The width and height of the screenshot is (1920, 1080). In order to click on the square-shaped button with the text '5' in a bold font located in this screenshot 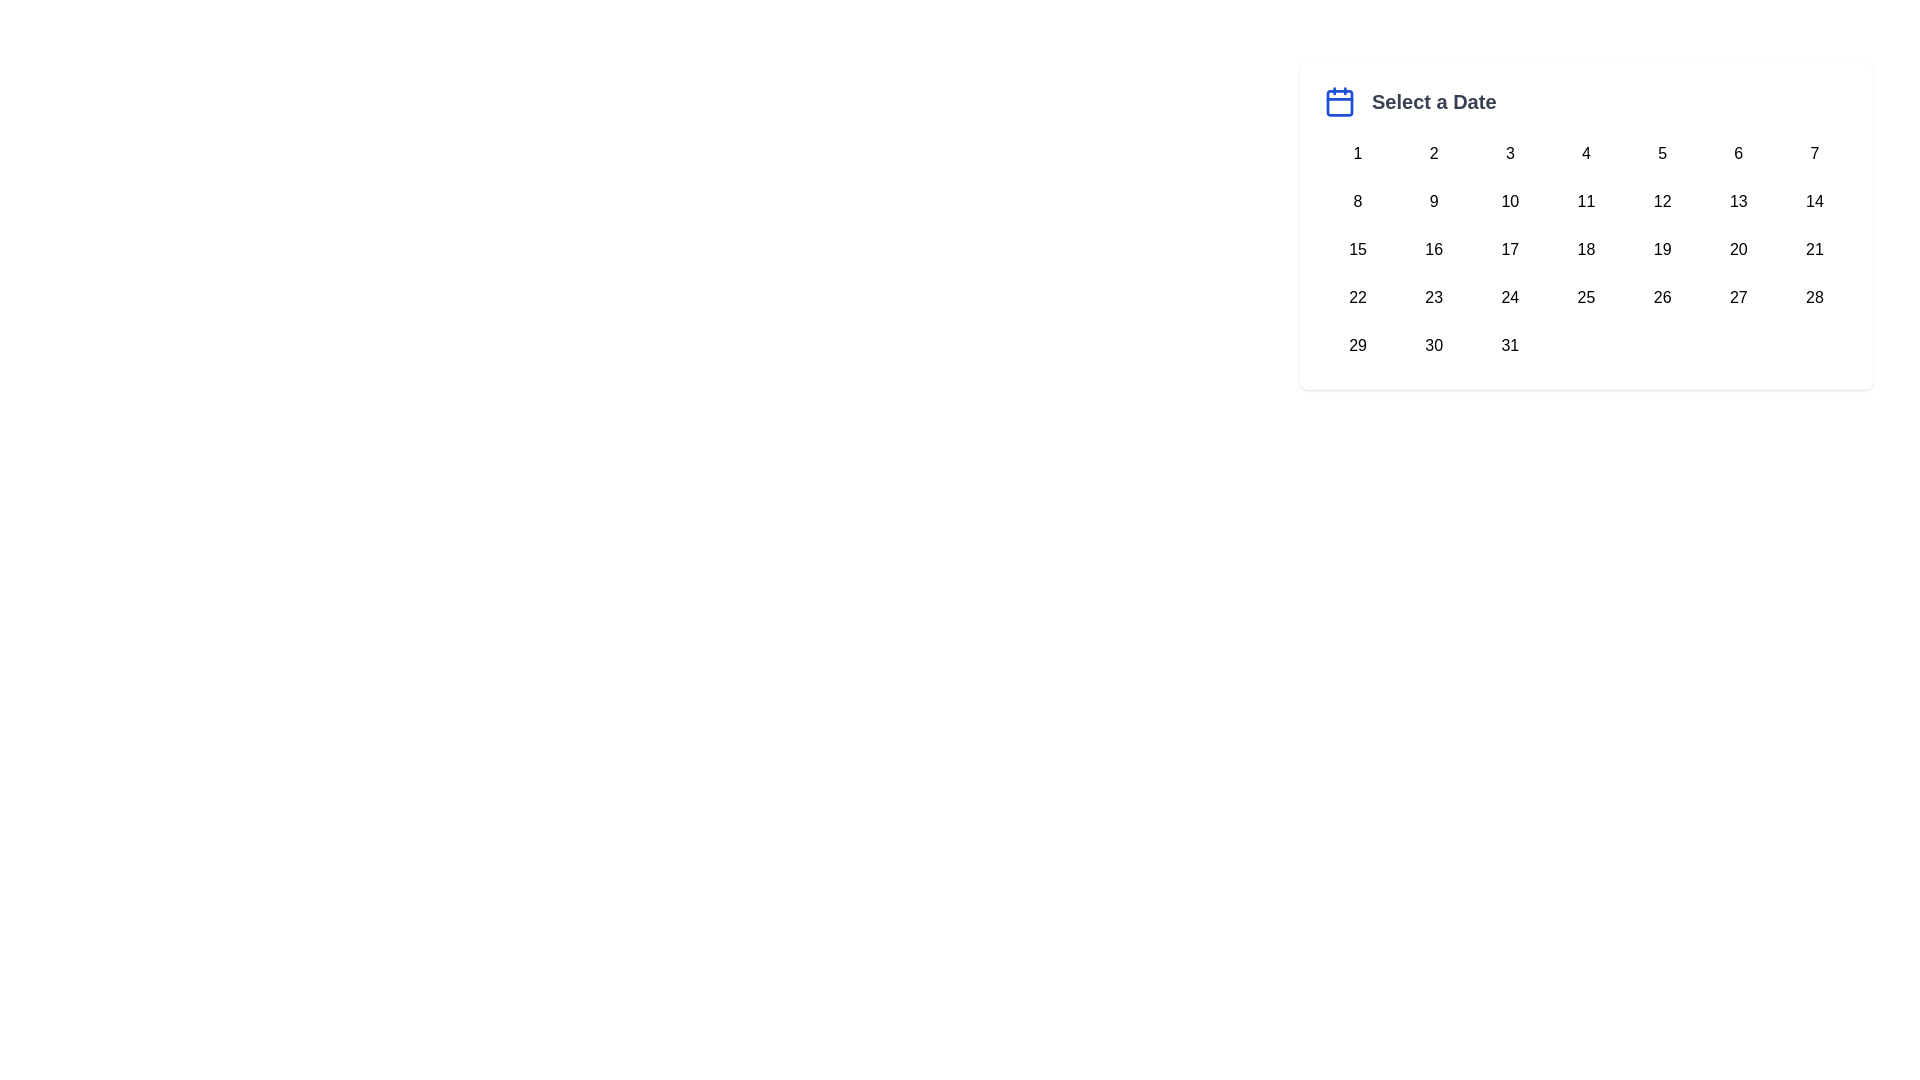, I will do `click(1662, 153)`.